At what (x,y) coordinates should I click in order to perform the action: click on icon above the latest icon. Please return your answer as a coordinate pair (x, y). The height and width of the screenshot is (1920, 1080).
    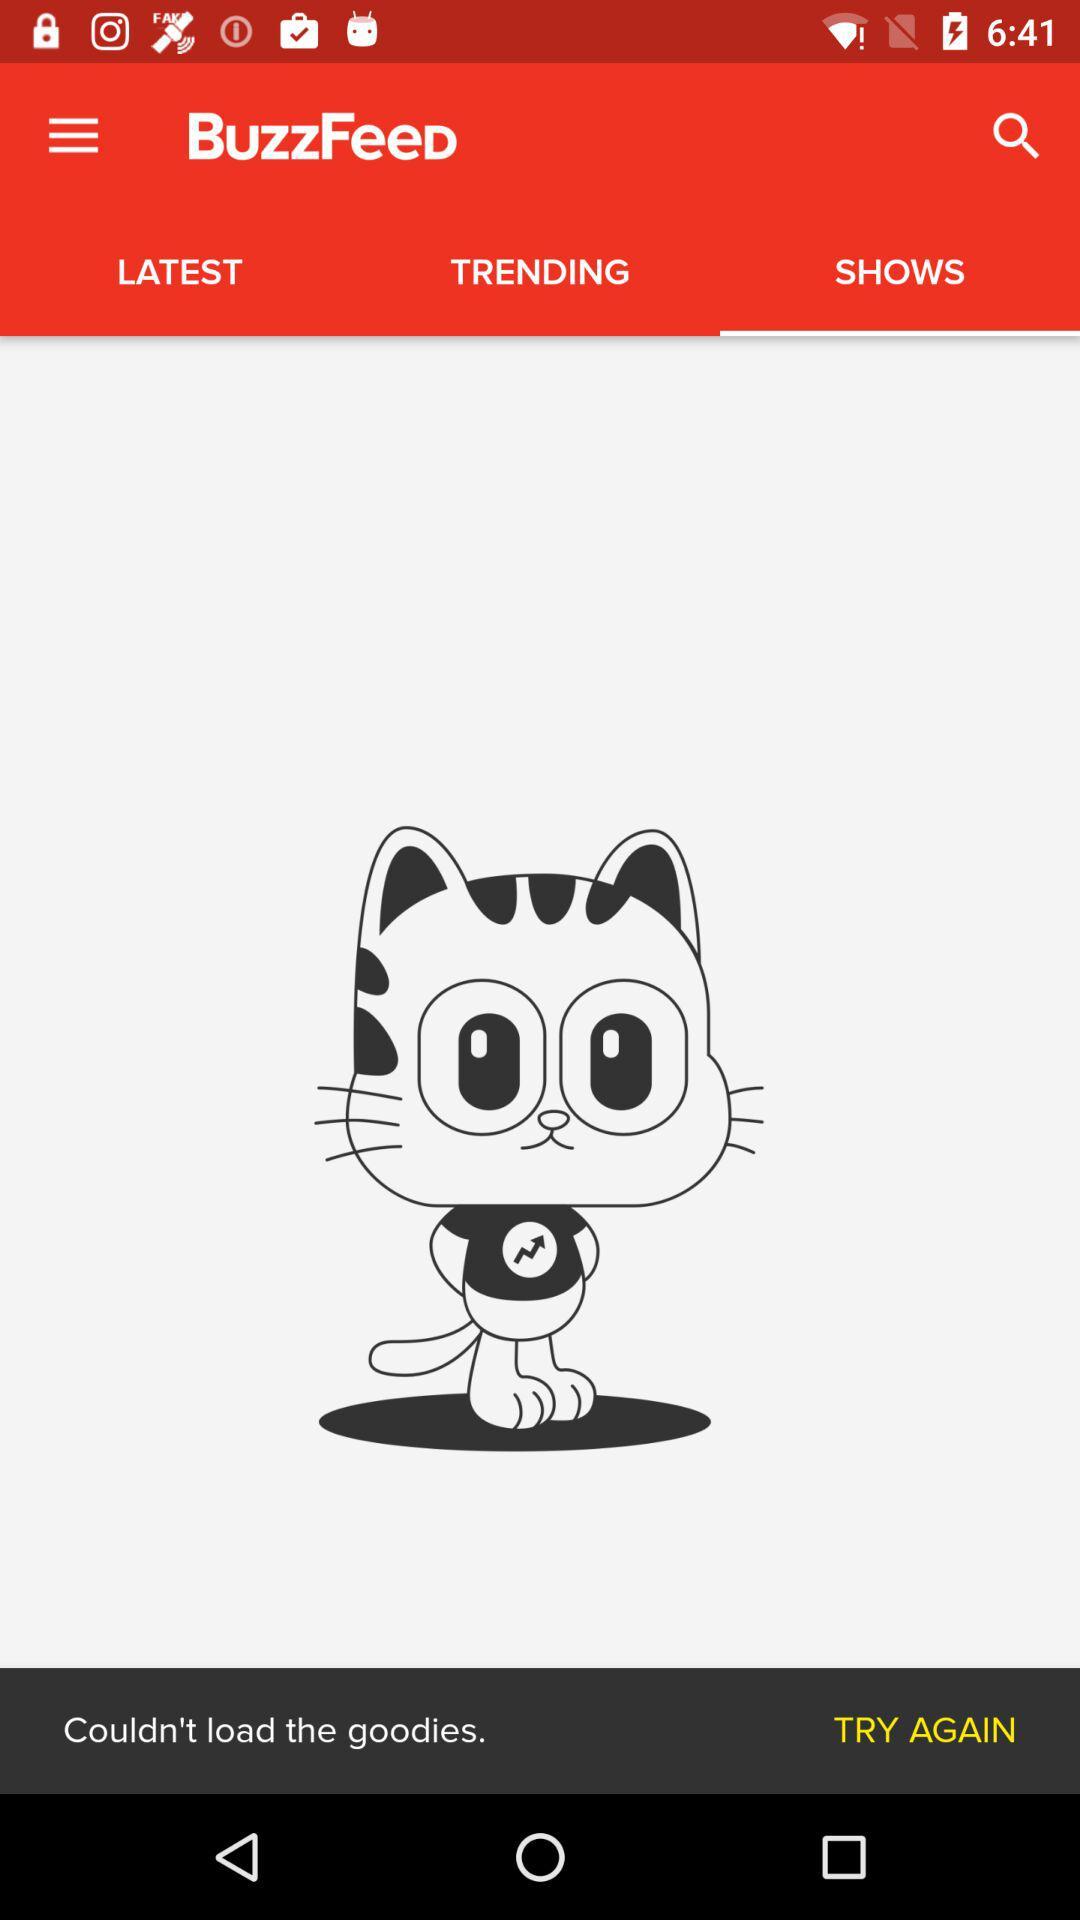
    Looking at the image, I should click on (72, 135).